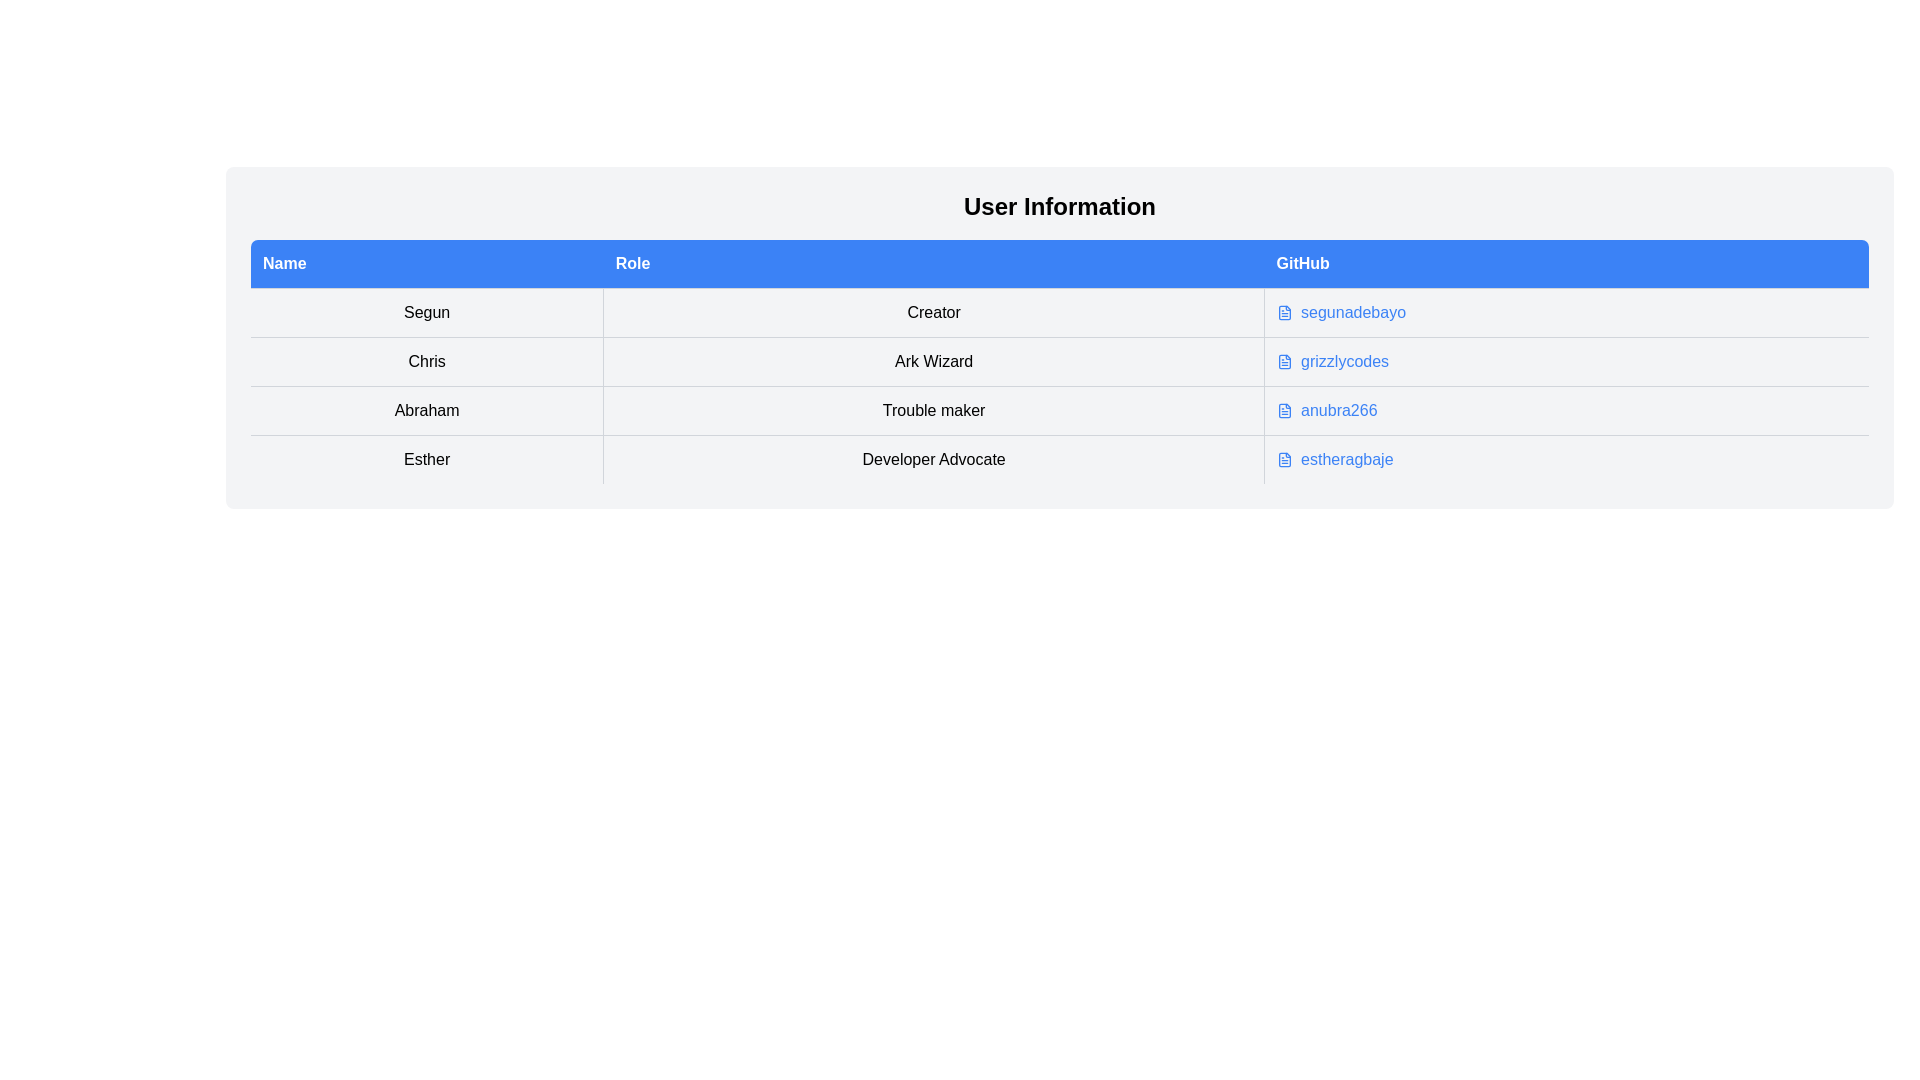  What do you see at coordinates (1285, 312) in the screenshot?
I see `the GitHub icon located in the first row of the GitHub column, which is positioned to the immediate left of the text 'segunadebayo', to follow the link to the GitHub profile` at bounding box center [1285, 312].